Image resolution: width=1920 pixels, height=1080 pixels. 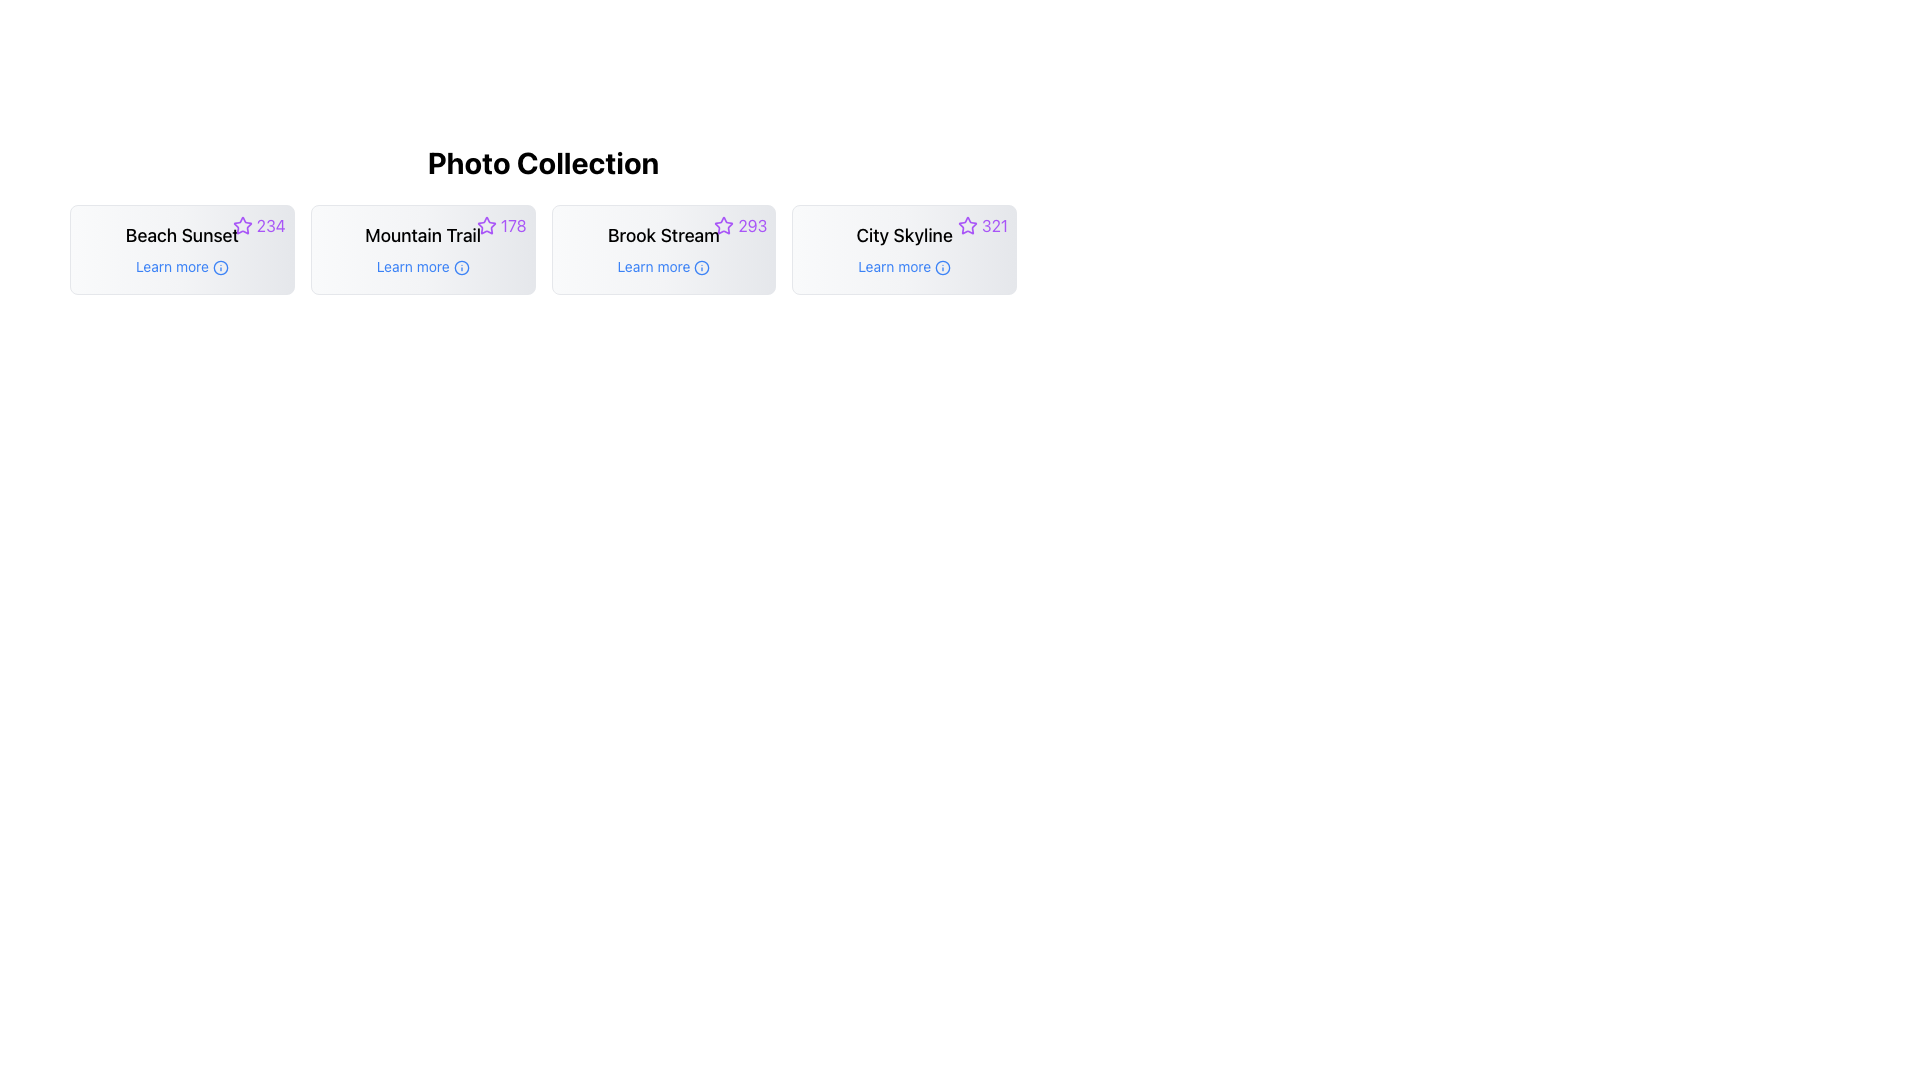 I want to click on text content of the 'Mountain Trail' text string, which is displayed in bold font and centrally aligned in the card under 'Photo Collection', so click(x=422, y=234).